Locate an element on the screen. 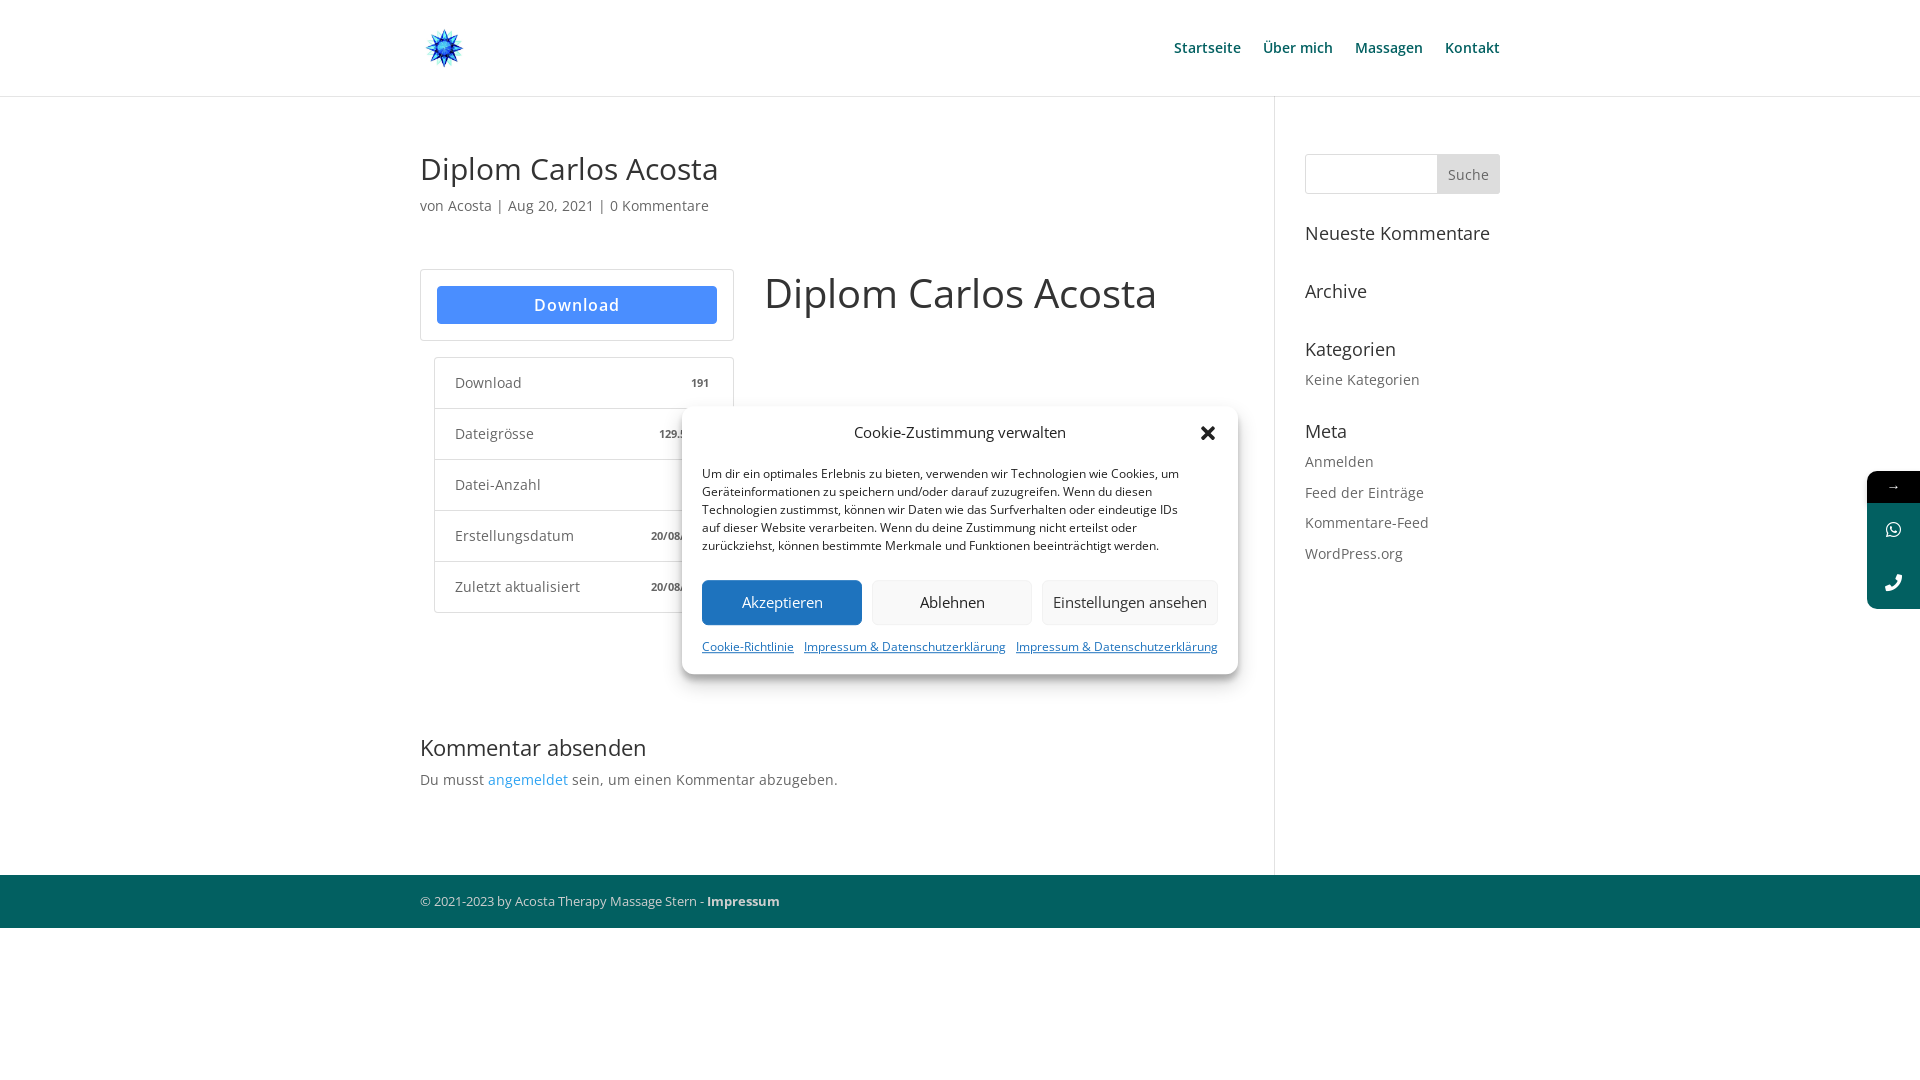  'Kommentare-Feed' is located at coordinates (1366, 521).